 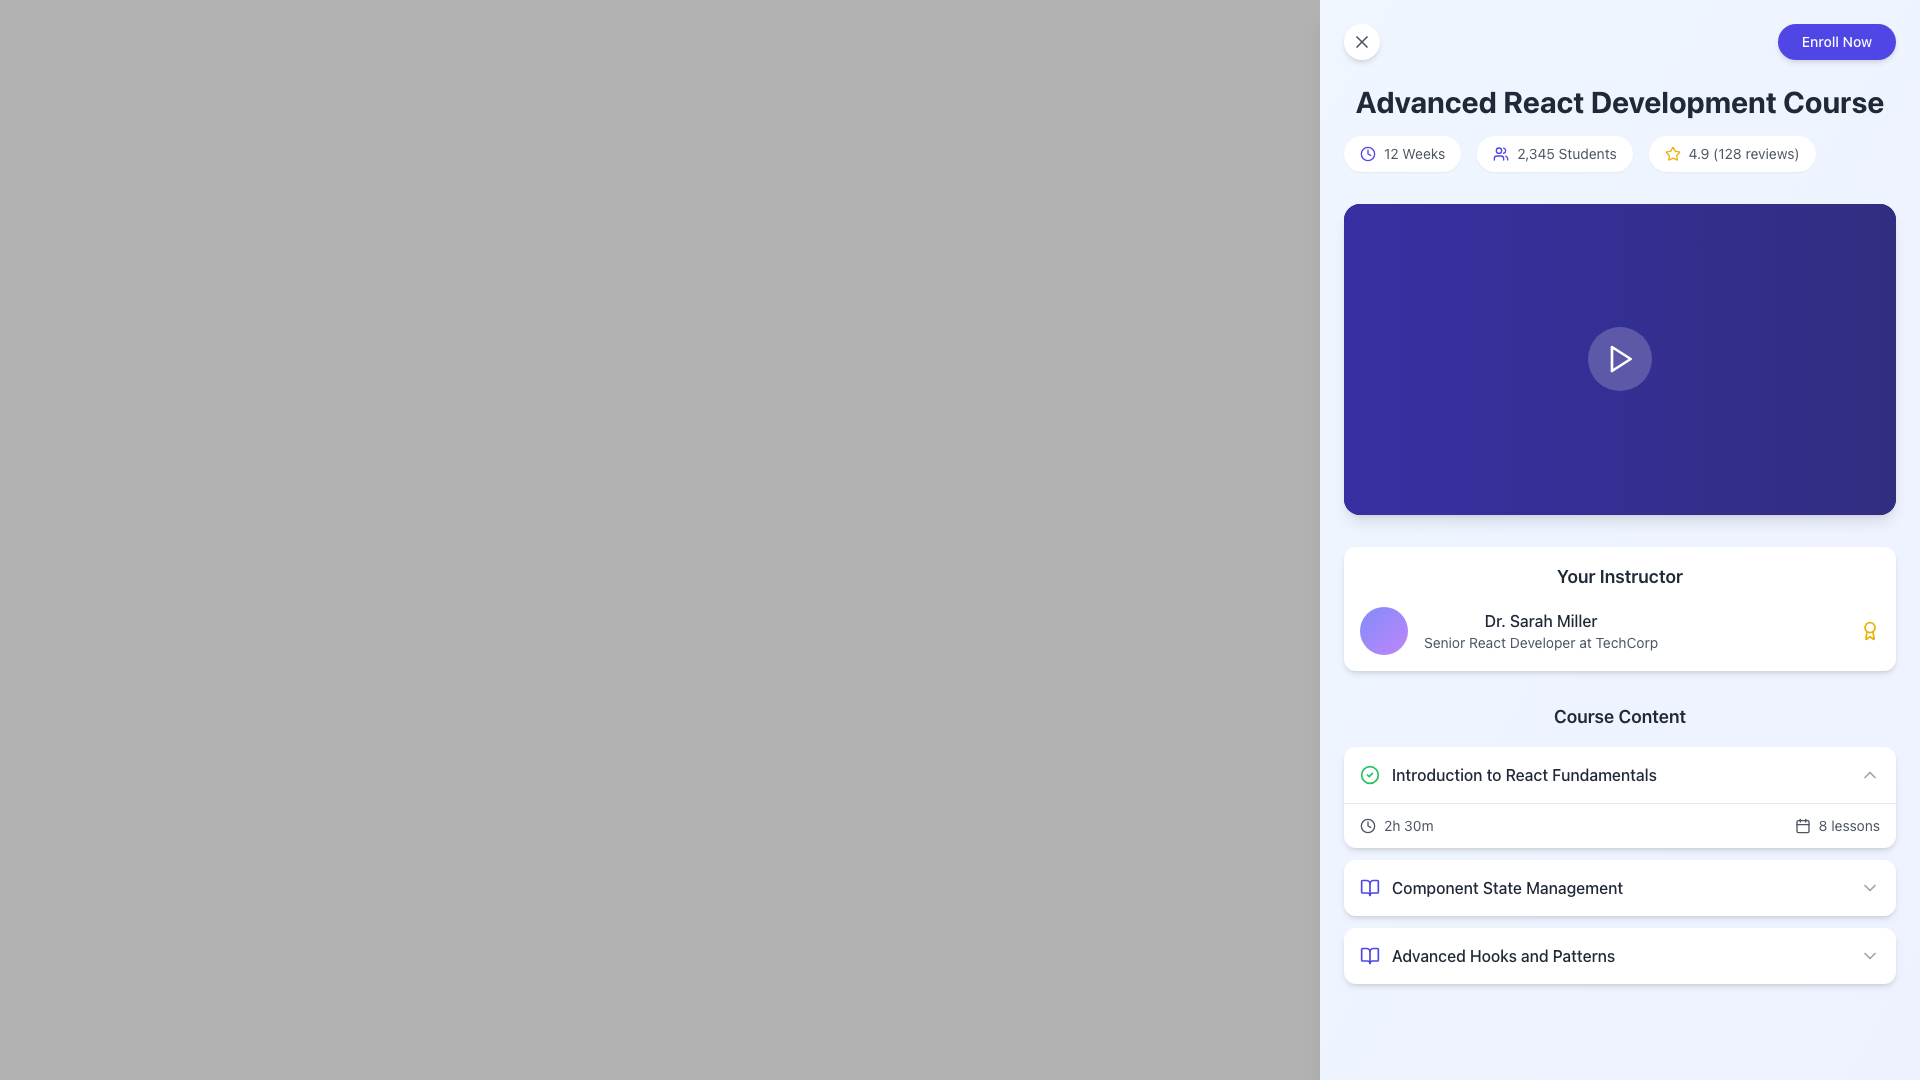 I want to click on the play button icon, which is an SVG-based graphical element centered within a blue rectangular area below the 'Advanced React Development Course' heading, so click(x=1621, y=358).